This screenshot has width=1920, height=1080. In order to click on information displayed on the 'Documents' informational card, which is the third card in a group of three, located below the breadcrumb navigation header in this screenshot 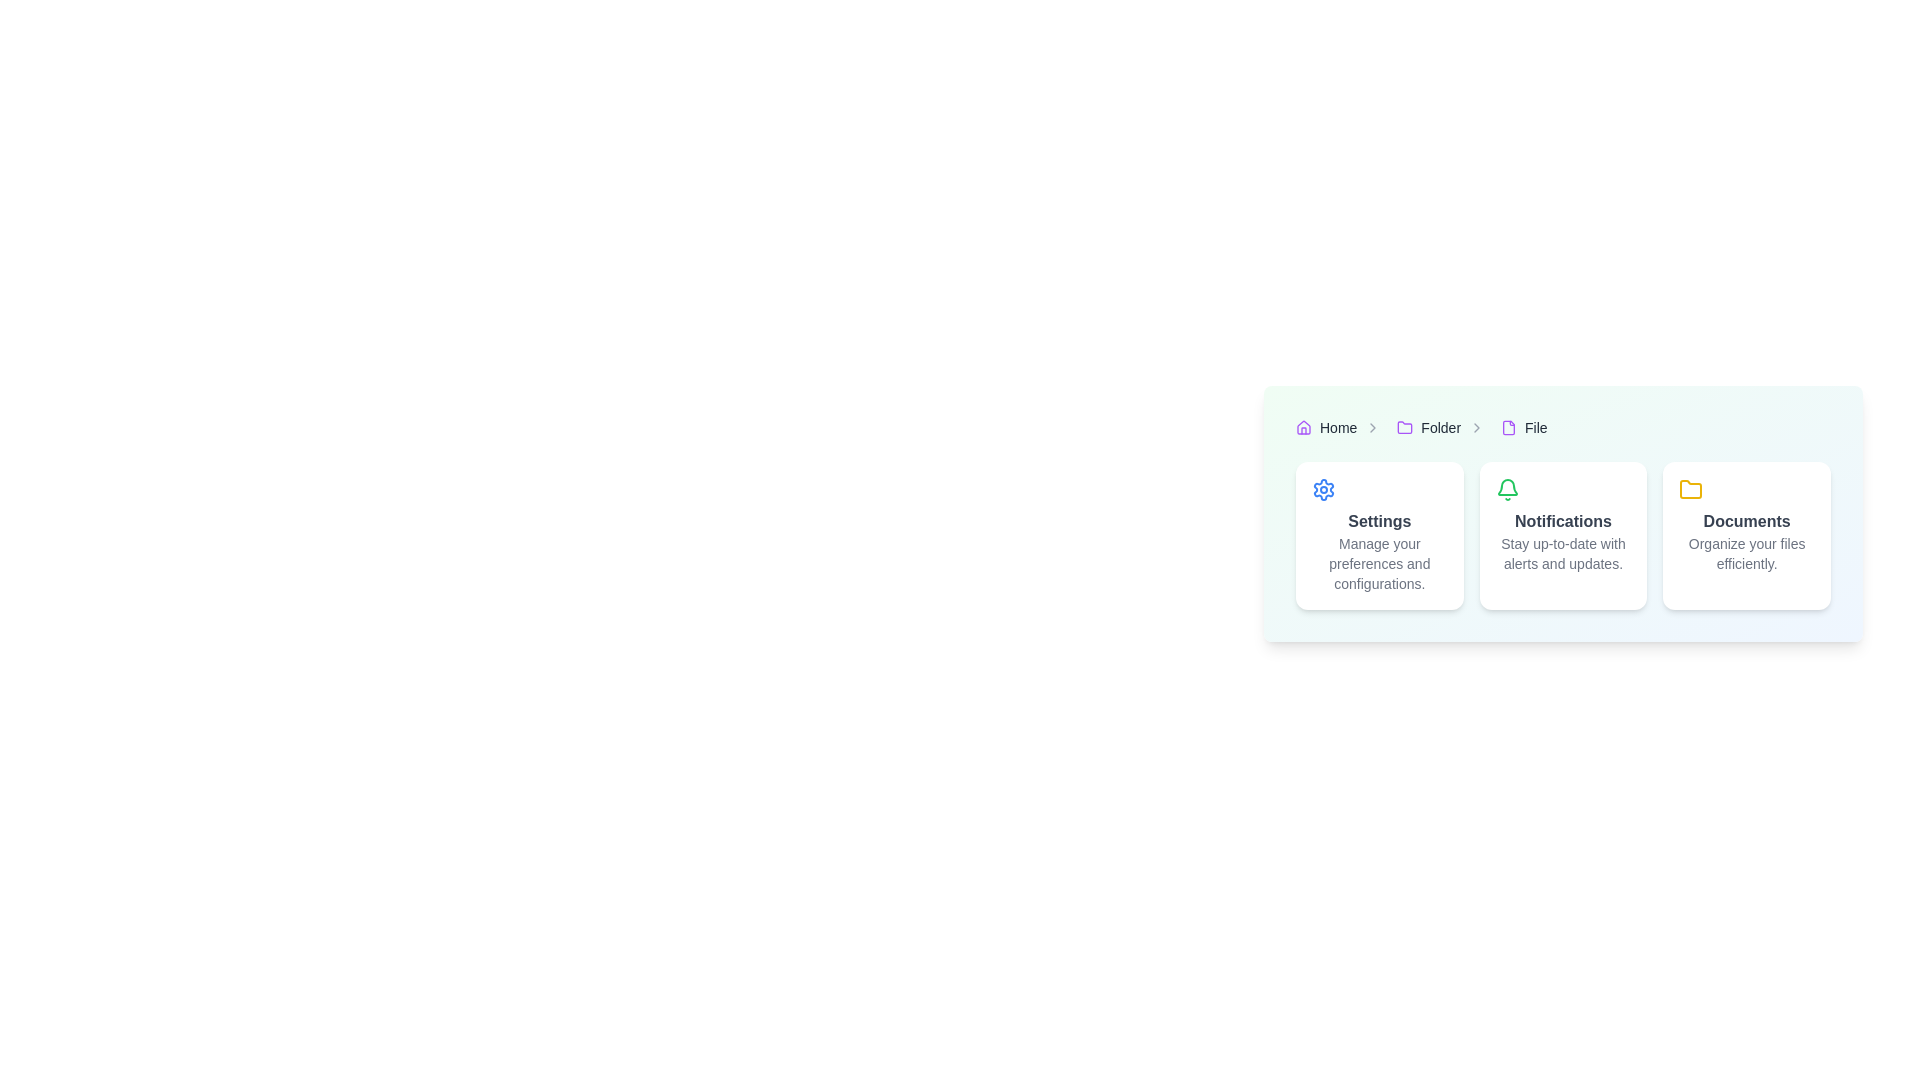, I will do `click(1746, 535)`.